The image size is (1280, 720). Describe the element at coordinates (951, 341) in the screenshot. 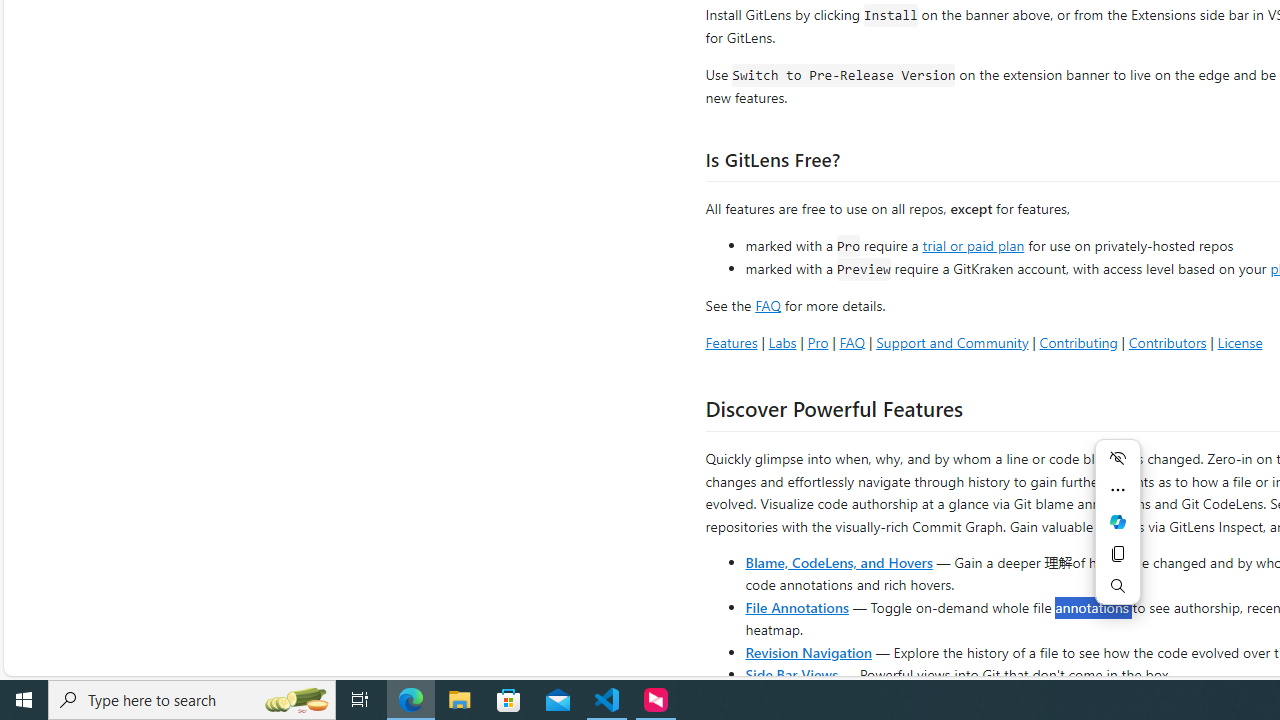

I see `'Support and Community'` at that location.